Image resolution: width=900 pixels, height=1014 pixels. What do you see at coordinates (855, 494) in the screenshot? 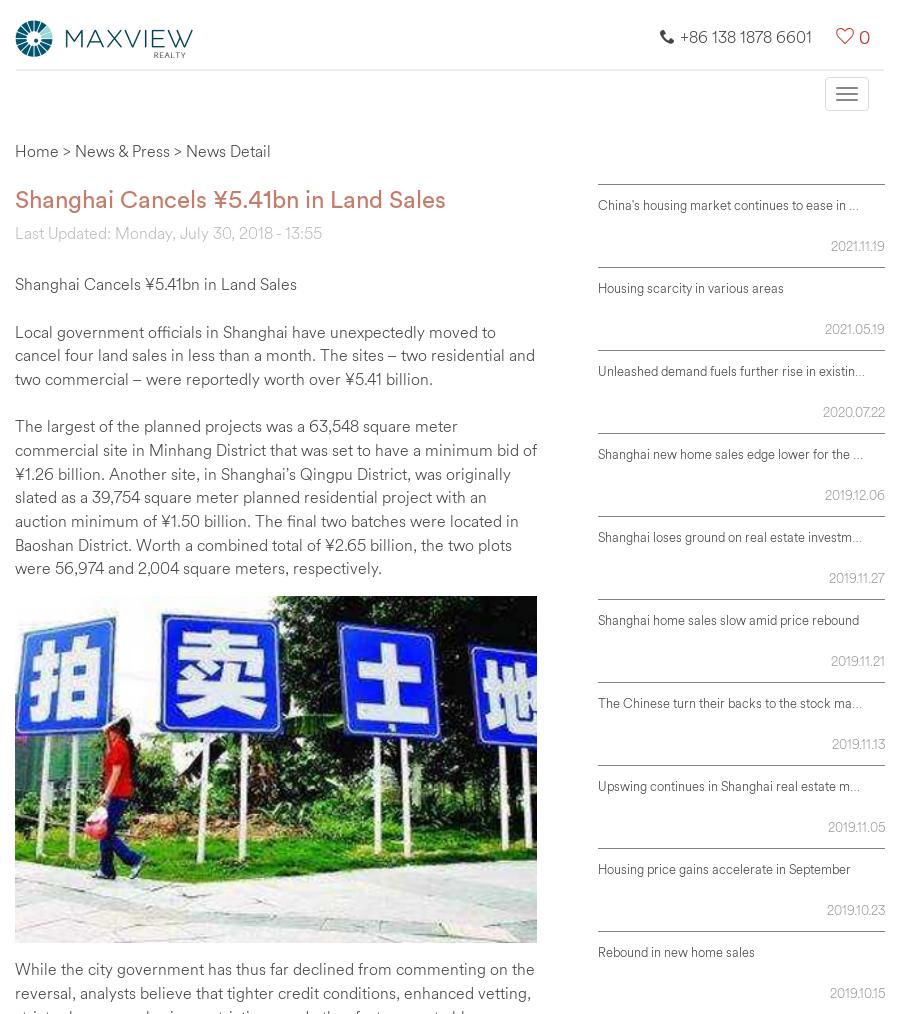
I see `'2019.12.06'` at bounding box center [855, 494].